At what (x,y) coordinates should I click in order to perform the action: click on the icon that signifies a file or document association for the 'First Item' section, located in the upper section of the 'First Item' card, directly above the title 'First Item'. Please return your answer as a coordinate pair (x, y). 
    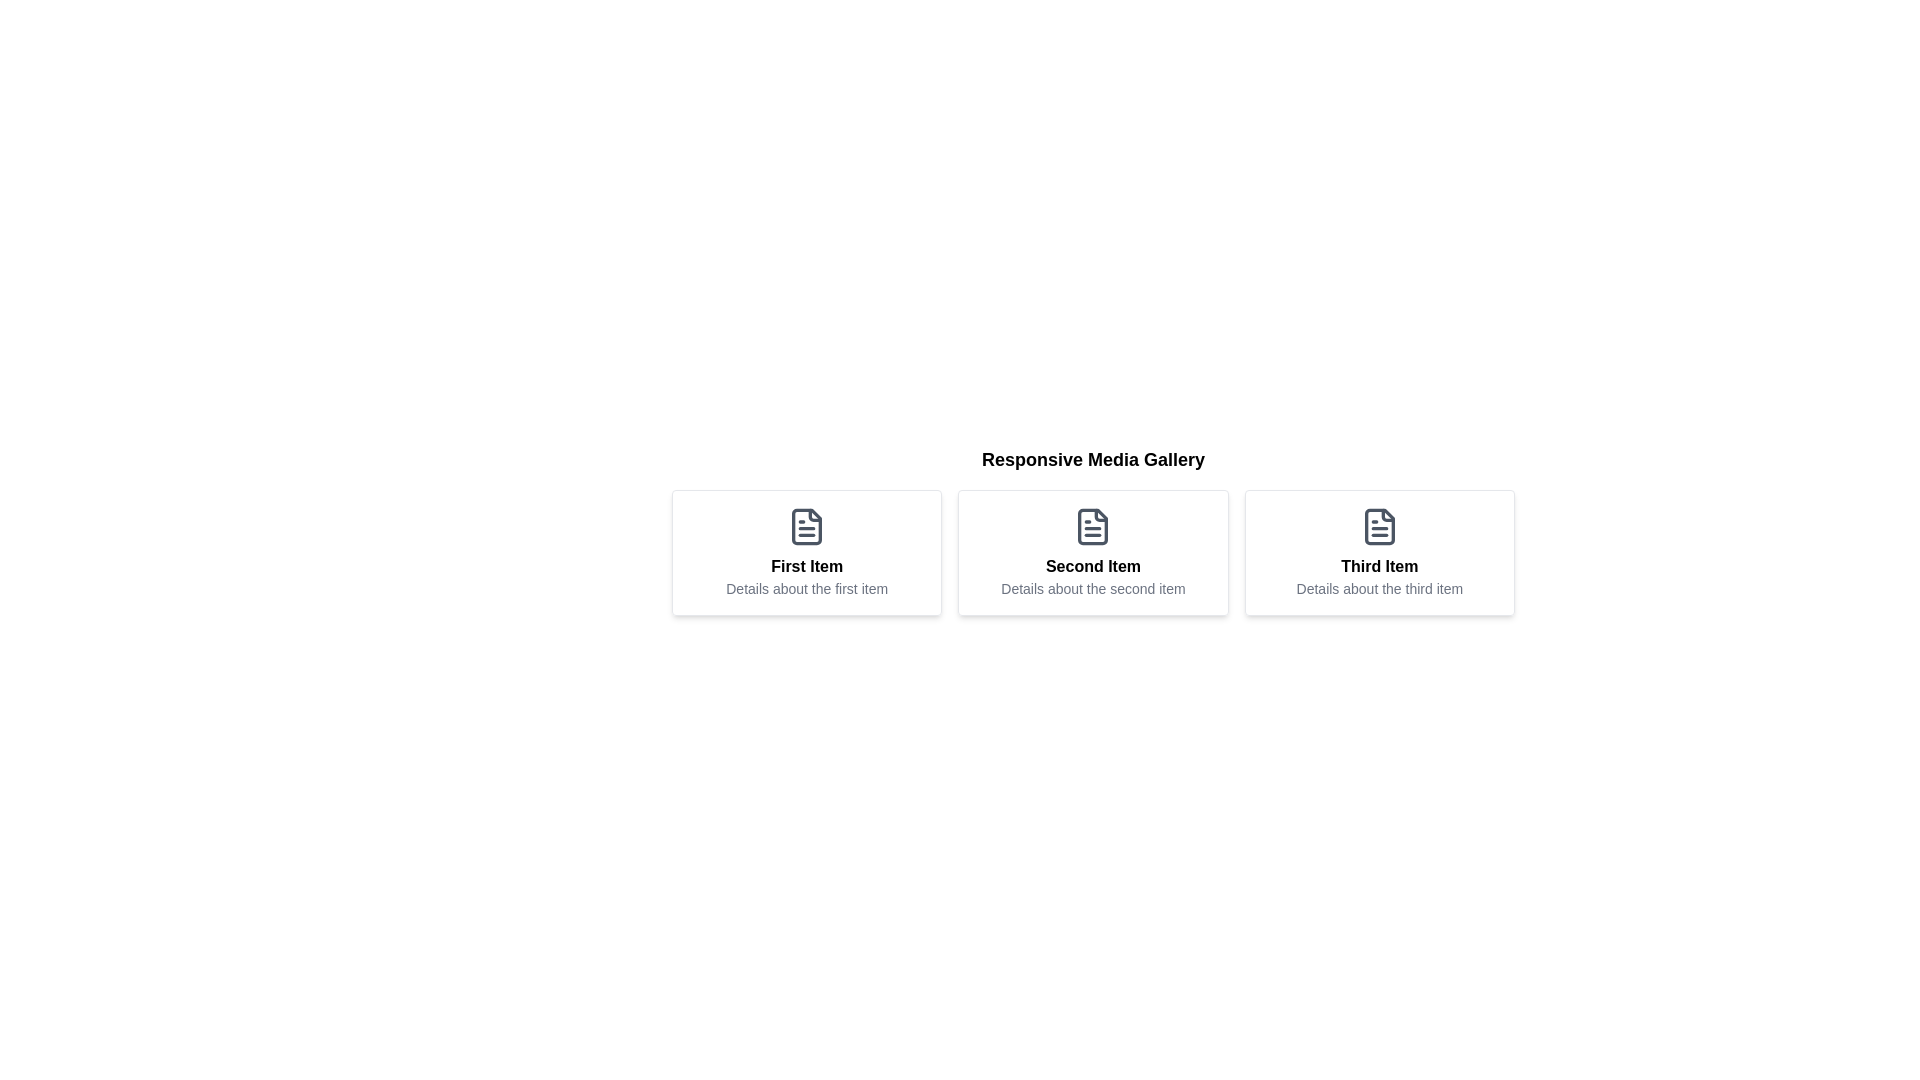
    Looking at the image, I should click on (807, 526).